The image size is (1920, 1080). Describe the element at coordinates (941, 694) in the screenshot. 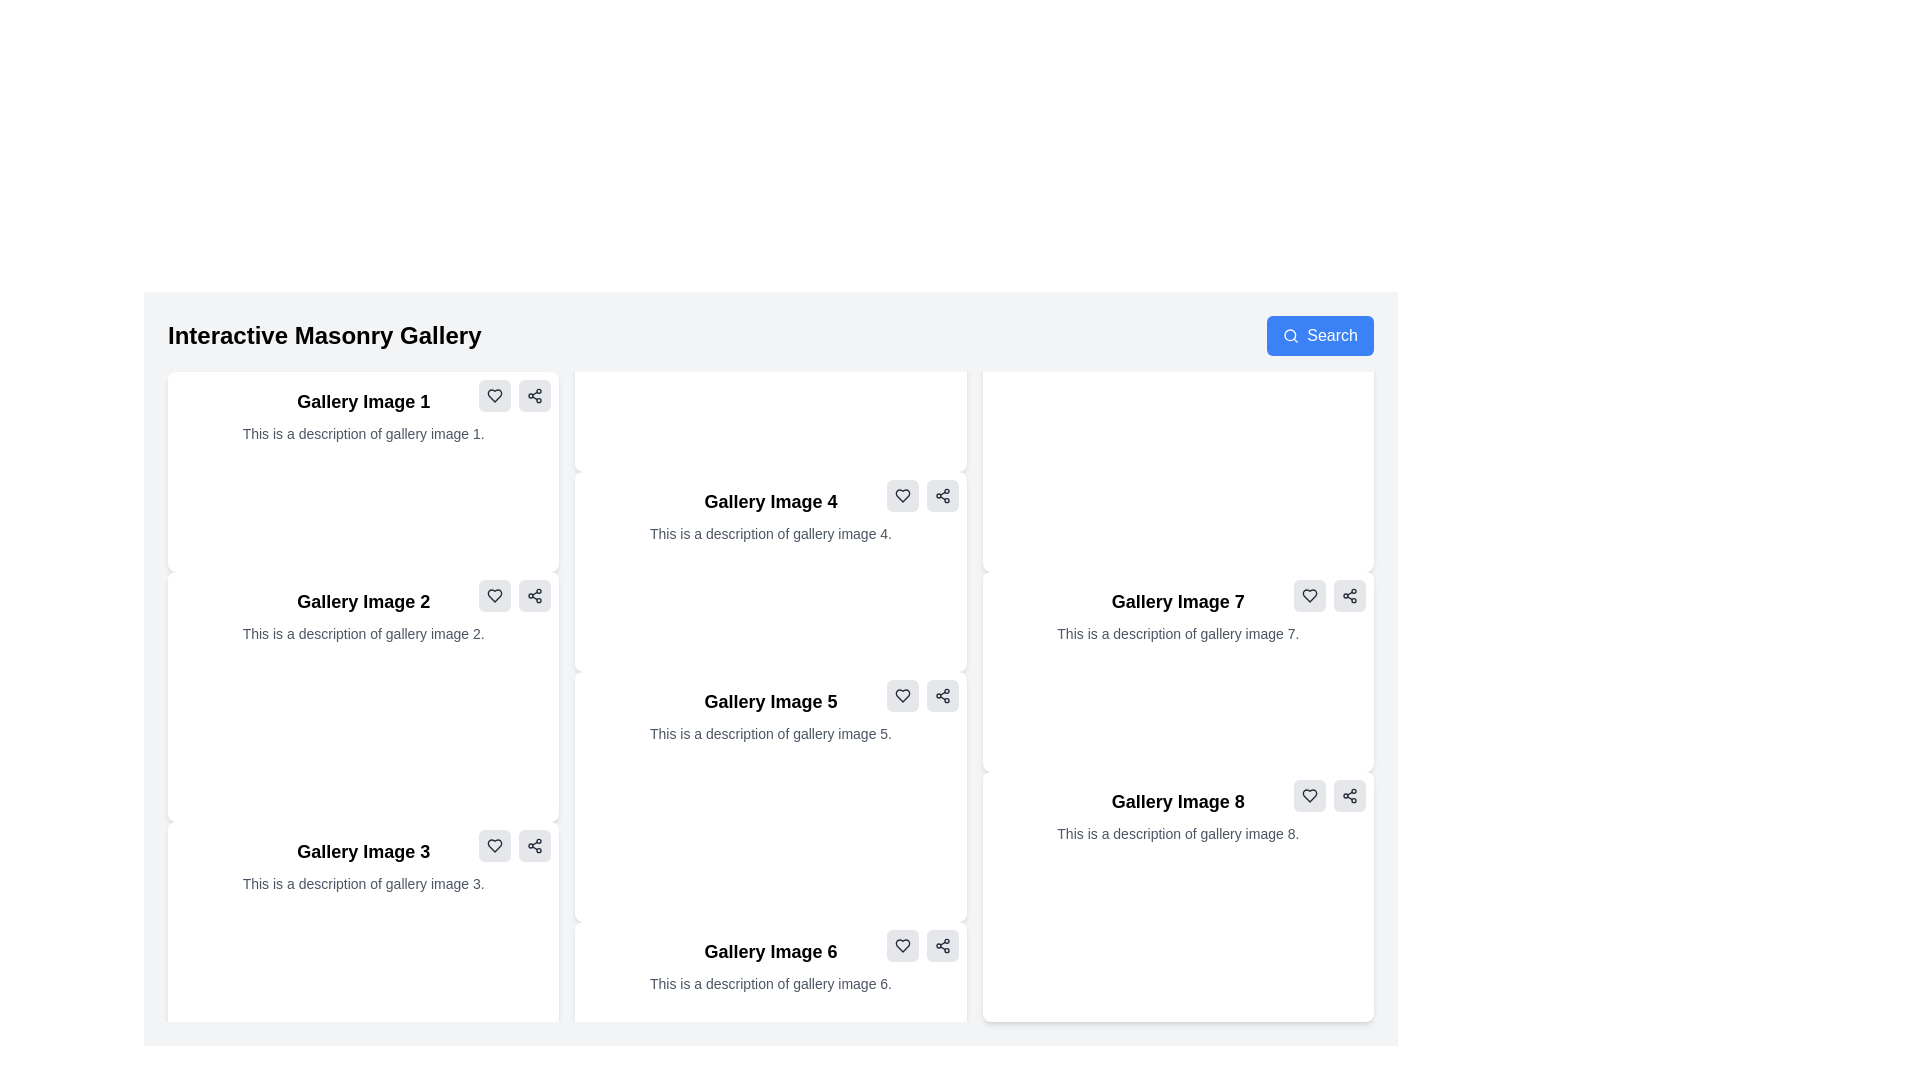

I see `the share icon located at the bottom-right corner of the 'Gallery Image 5' card, which resembles a connected nodes or share symbol` at that location.